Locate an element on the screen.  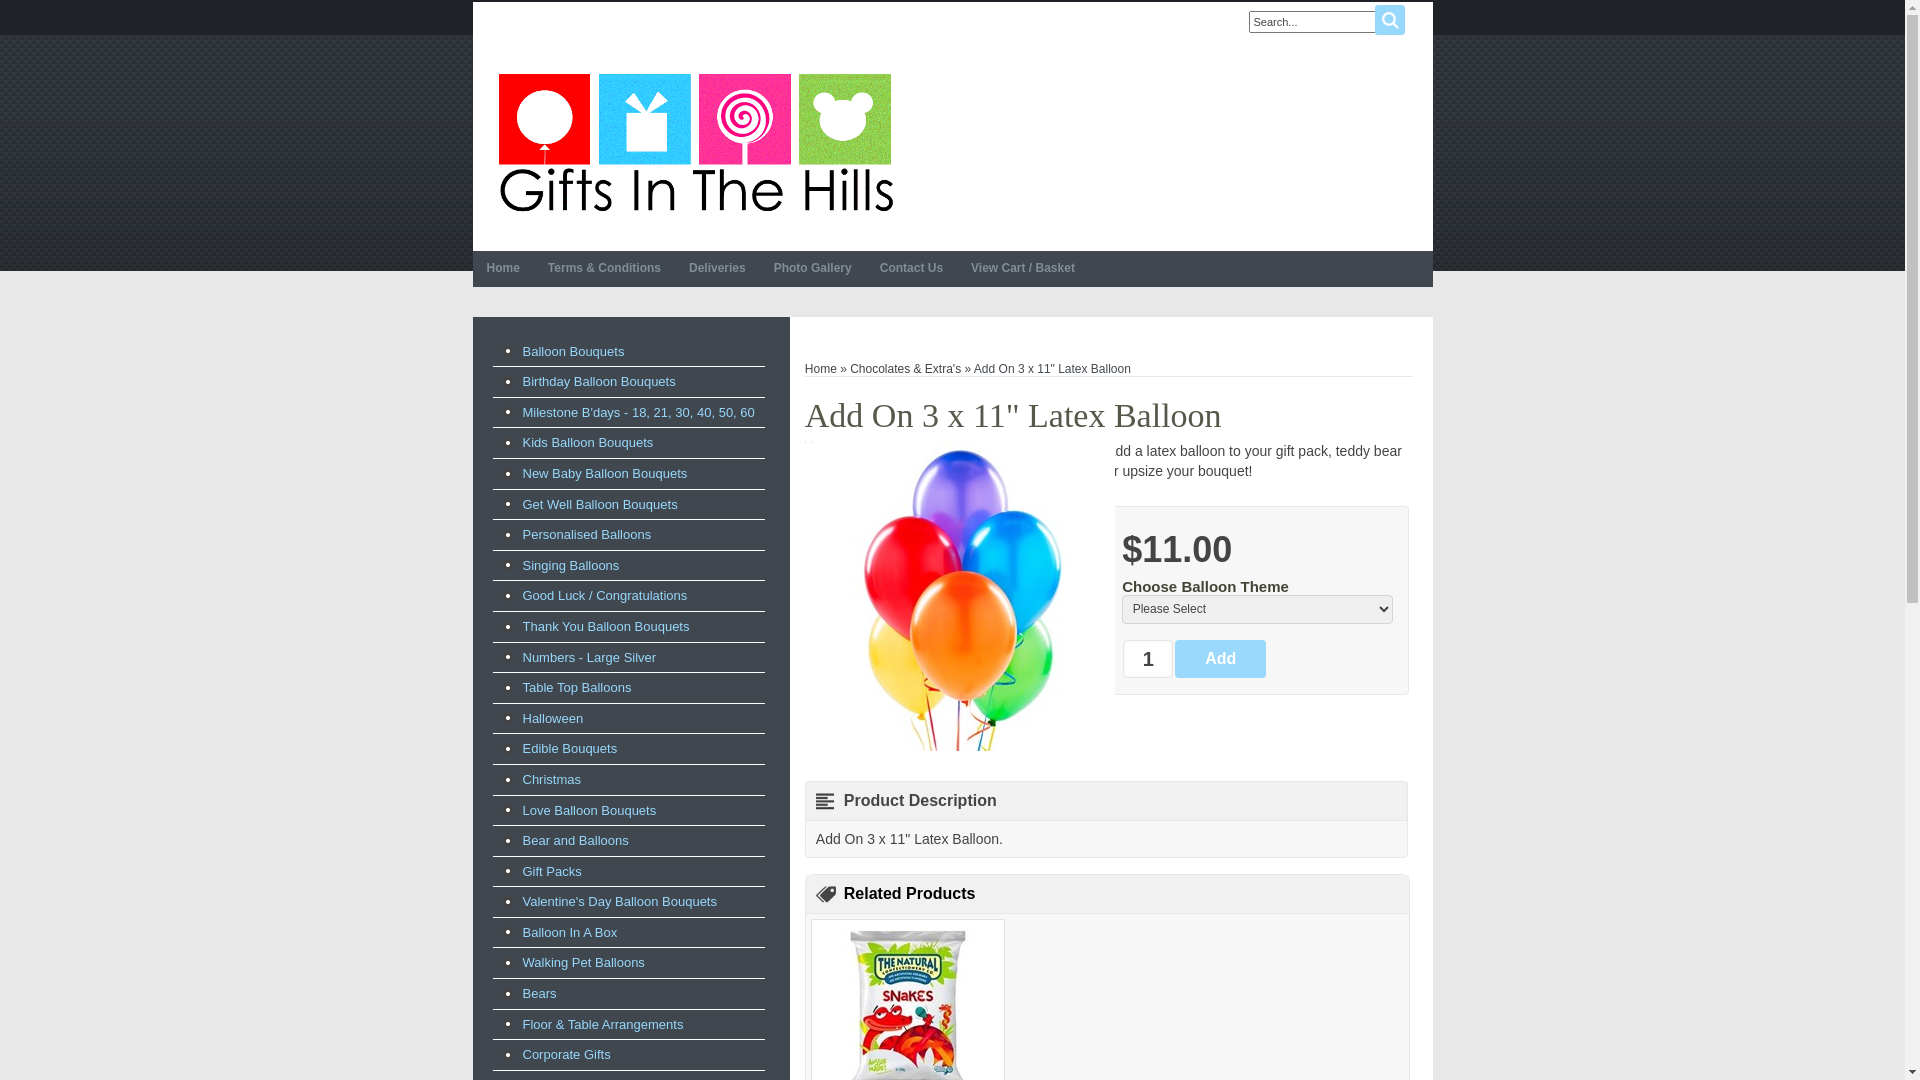
'Good Luck / Congratulations' is located at coordinates (627, 595).